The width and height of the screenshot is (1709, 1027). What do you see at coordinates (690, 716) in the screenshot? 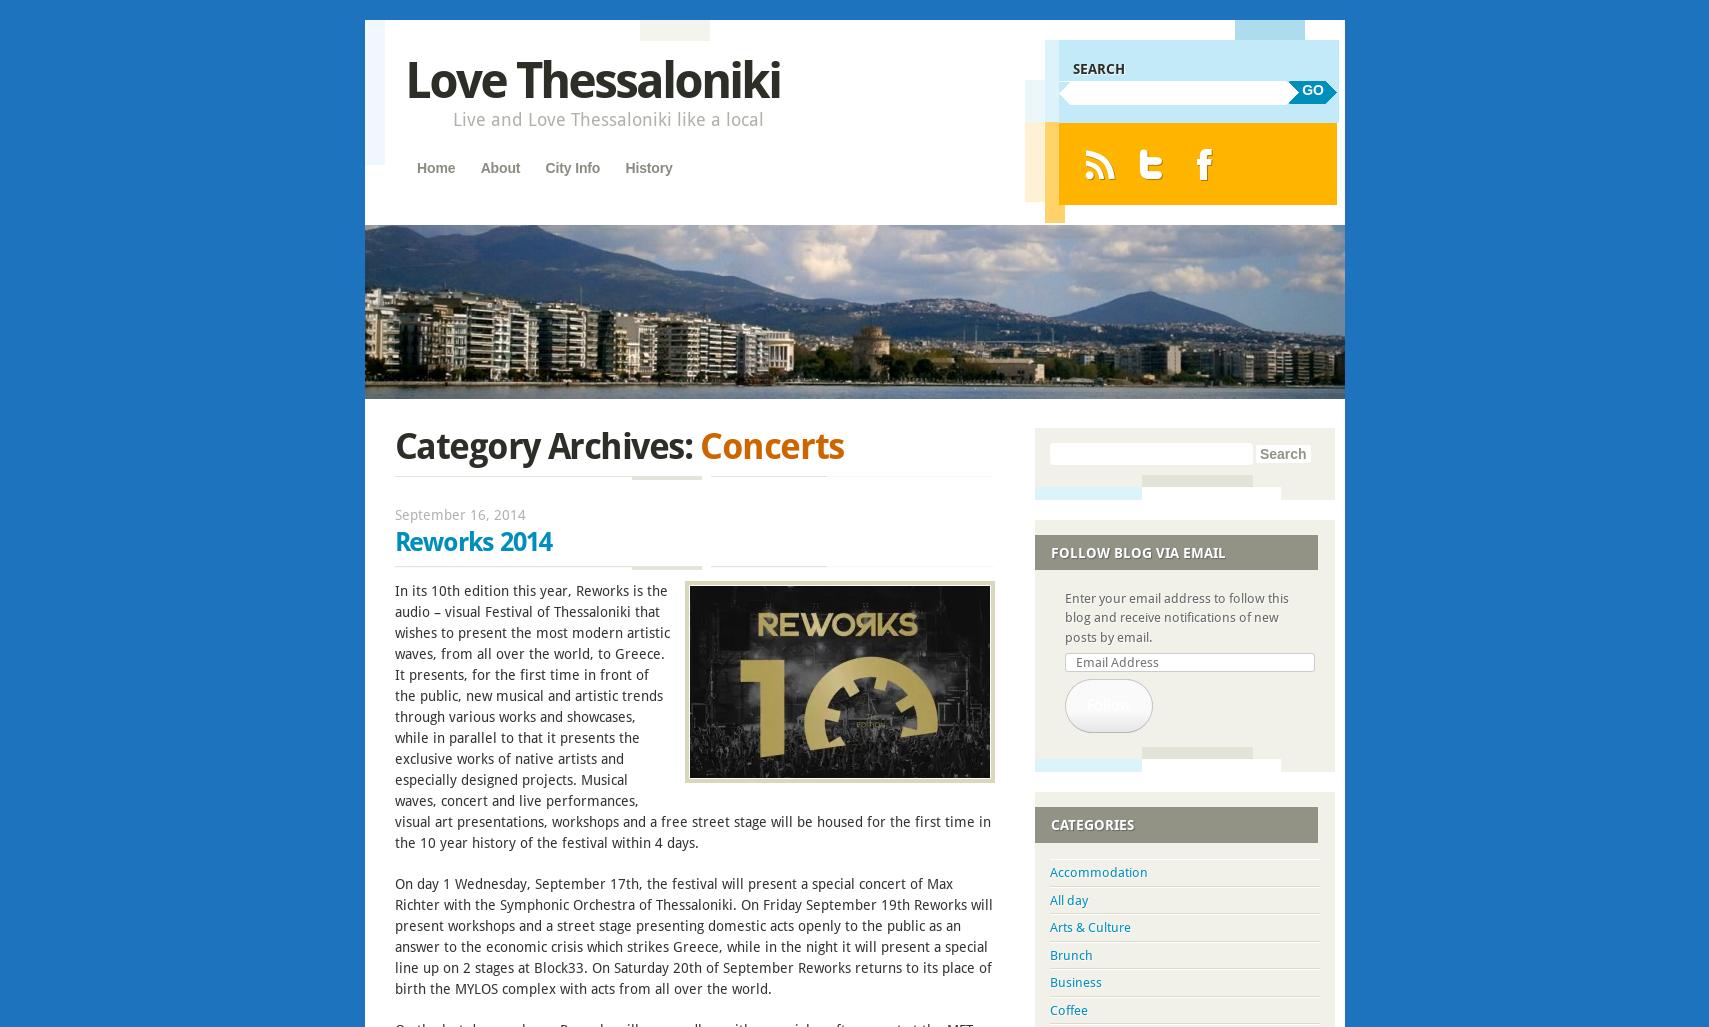
I see `'In its 10th edition this year, Reworks is the audio – visual Festival of Thessaloniki that wishes to present the most modern artistic waves, from all over the world, to Greece. It presents, for the first time in front of the public, new musical and artistic trends through various works and showcases, while in parallel to that it presents the exclusive works of native artists and especially designed projects. Musical waves, concert and live performances, visual art presentations, workshops and a free street stage will be housed for the first time in the 10 year history of the festival within 4 days.'` at bounding box center [690, 716].